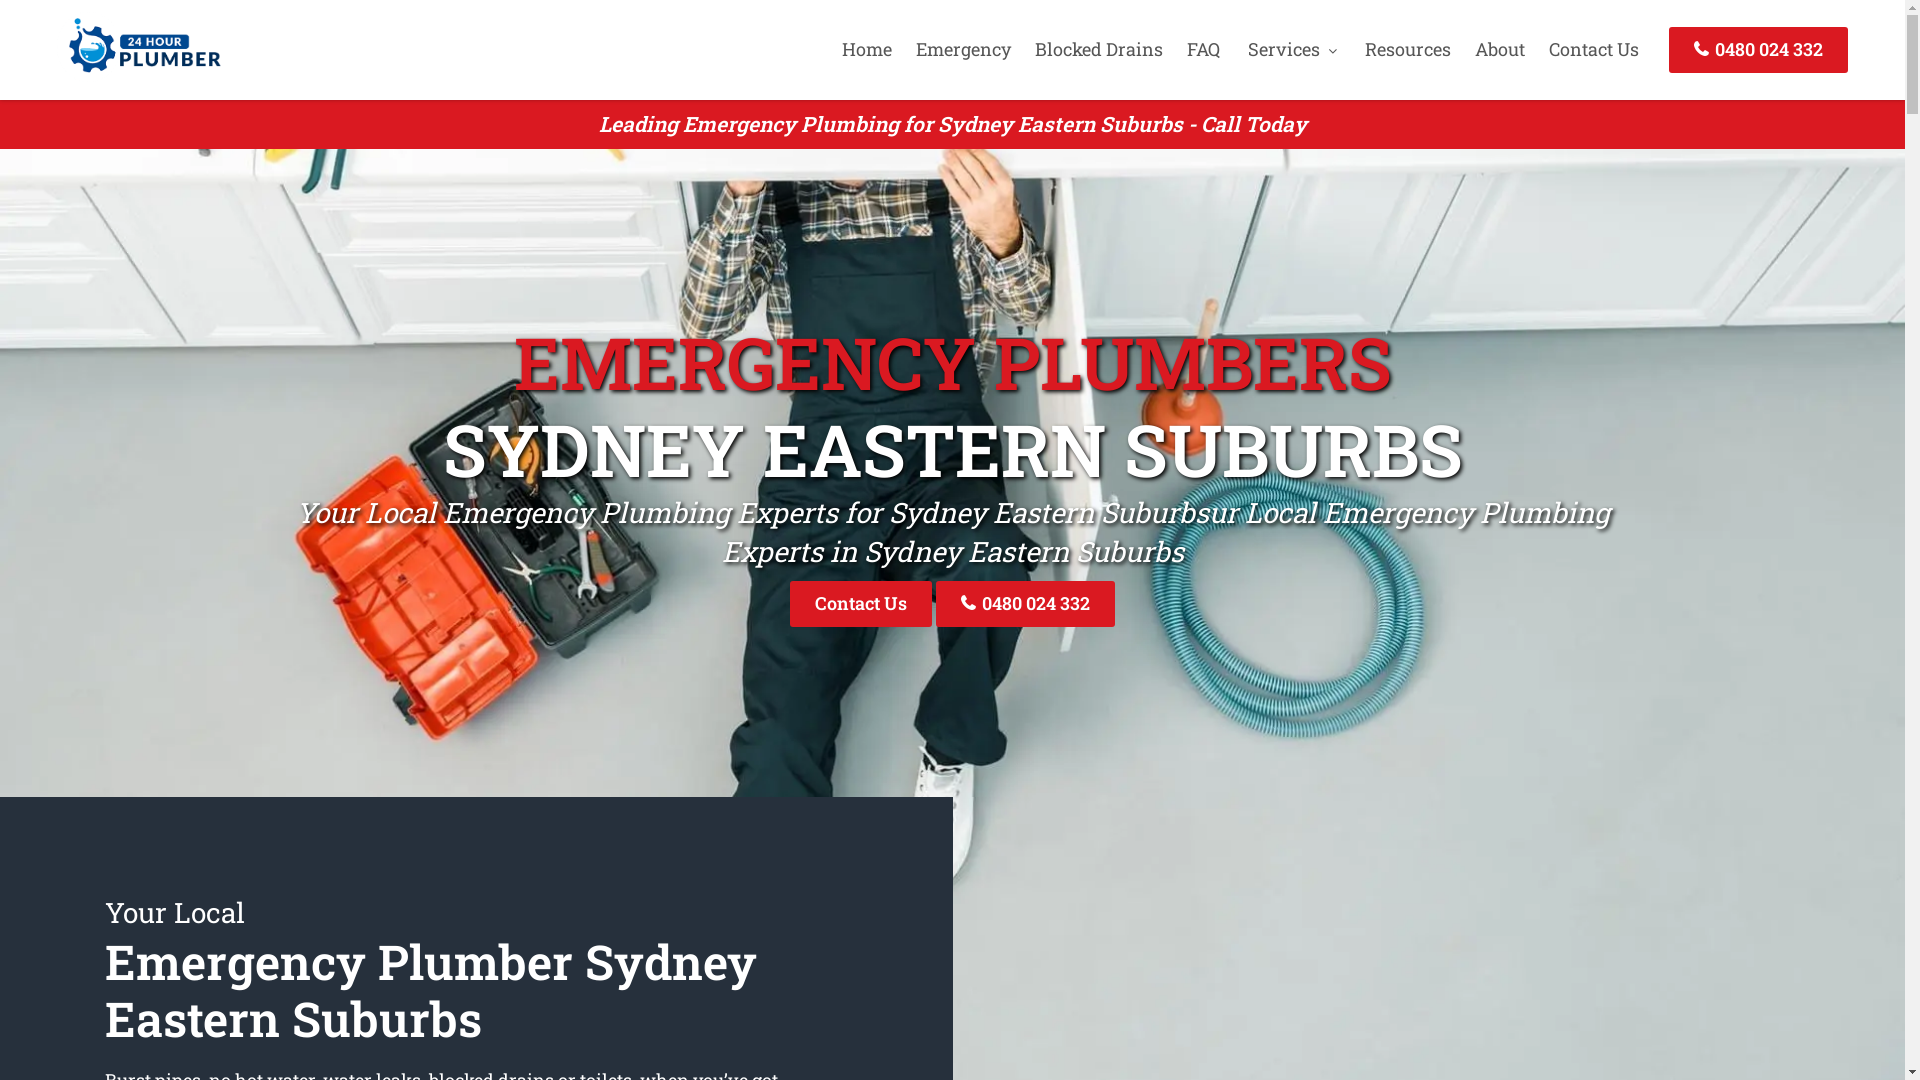 The width and height of the screenshot is (1920, 1080). What do you see at coordinates (1025, 602) in the screenshot?
I see `'0480 024 332'` at bounding box center [1025, 602].